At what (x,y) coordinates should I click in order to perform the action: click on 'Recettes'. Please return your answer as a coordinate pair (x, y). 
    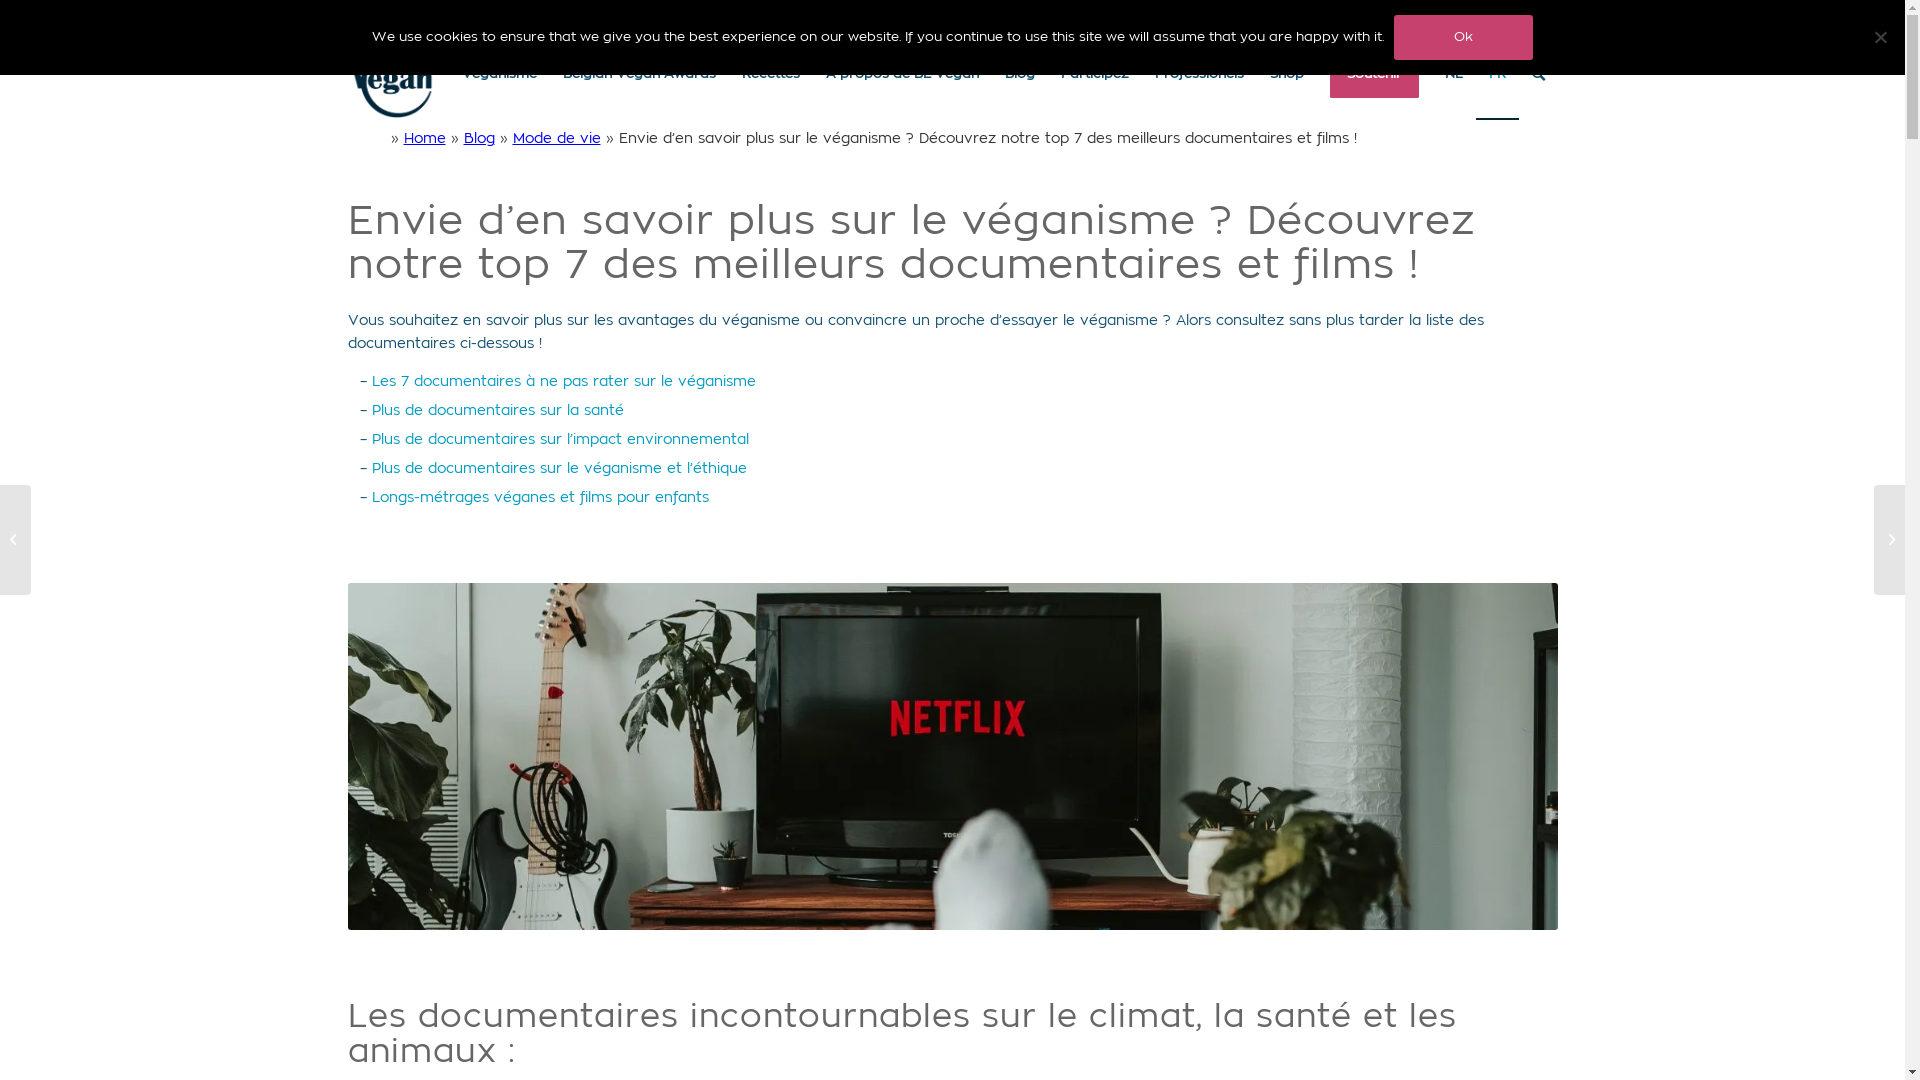
    Looking at the image, I should click on (768, 73).